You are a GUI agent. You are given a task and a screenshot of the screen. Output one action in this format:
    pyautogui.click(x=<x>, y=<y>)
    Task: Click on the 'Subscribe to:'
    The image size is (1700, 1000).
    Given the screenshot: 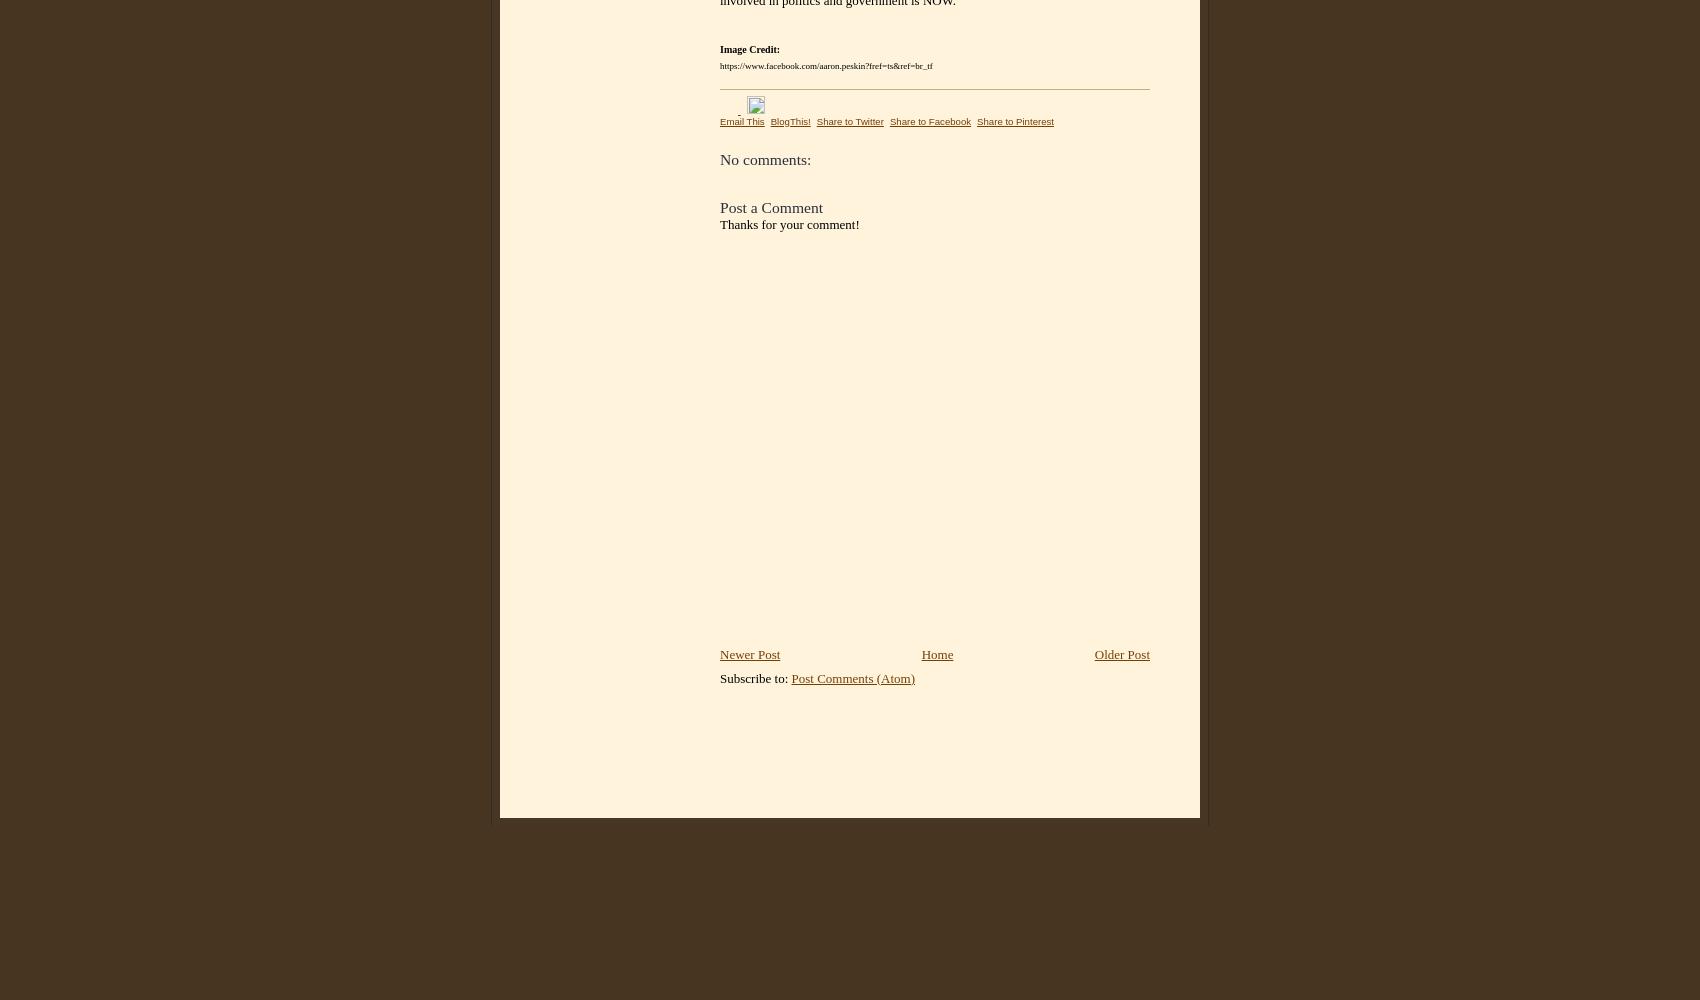 What is the action you would take?
    pyautogui.click(x=754, y=677)
    